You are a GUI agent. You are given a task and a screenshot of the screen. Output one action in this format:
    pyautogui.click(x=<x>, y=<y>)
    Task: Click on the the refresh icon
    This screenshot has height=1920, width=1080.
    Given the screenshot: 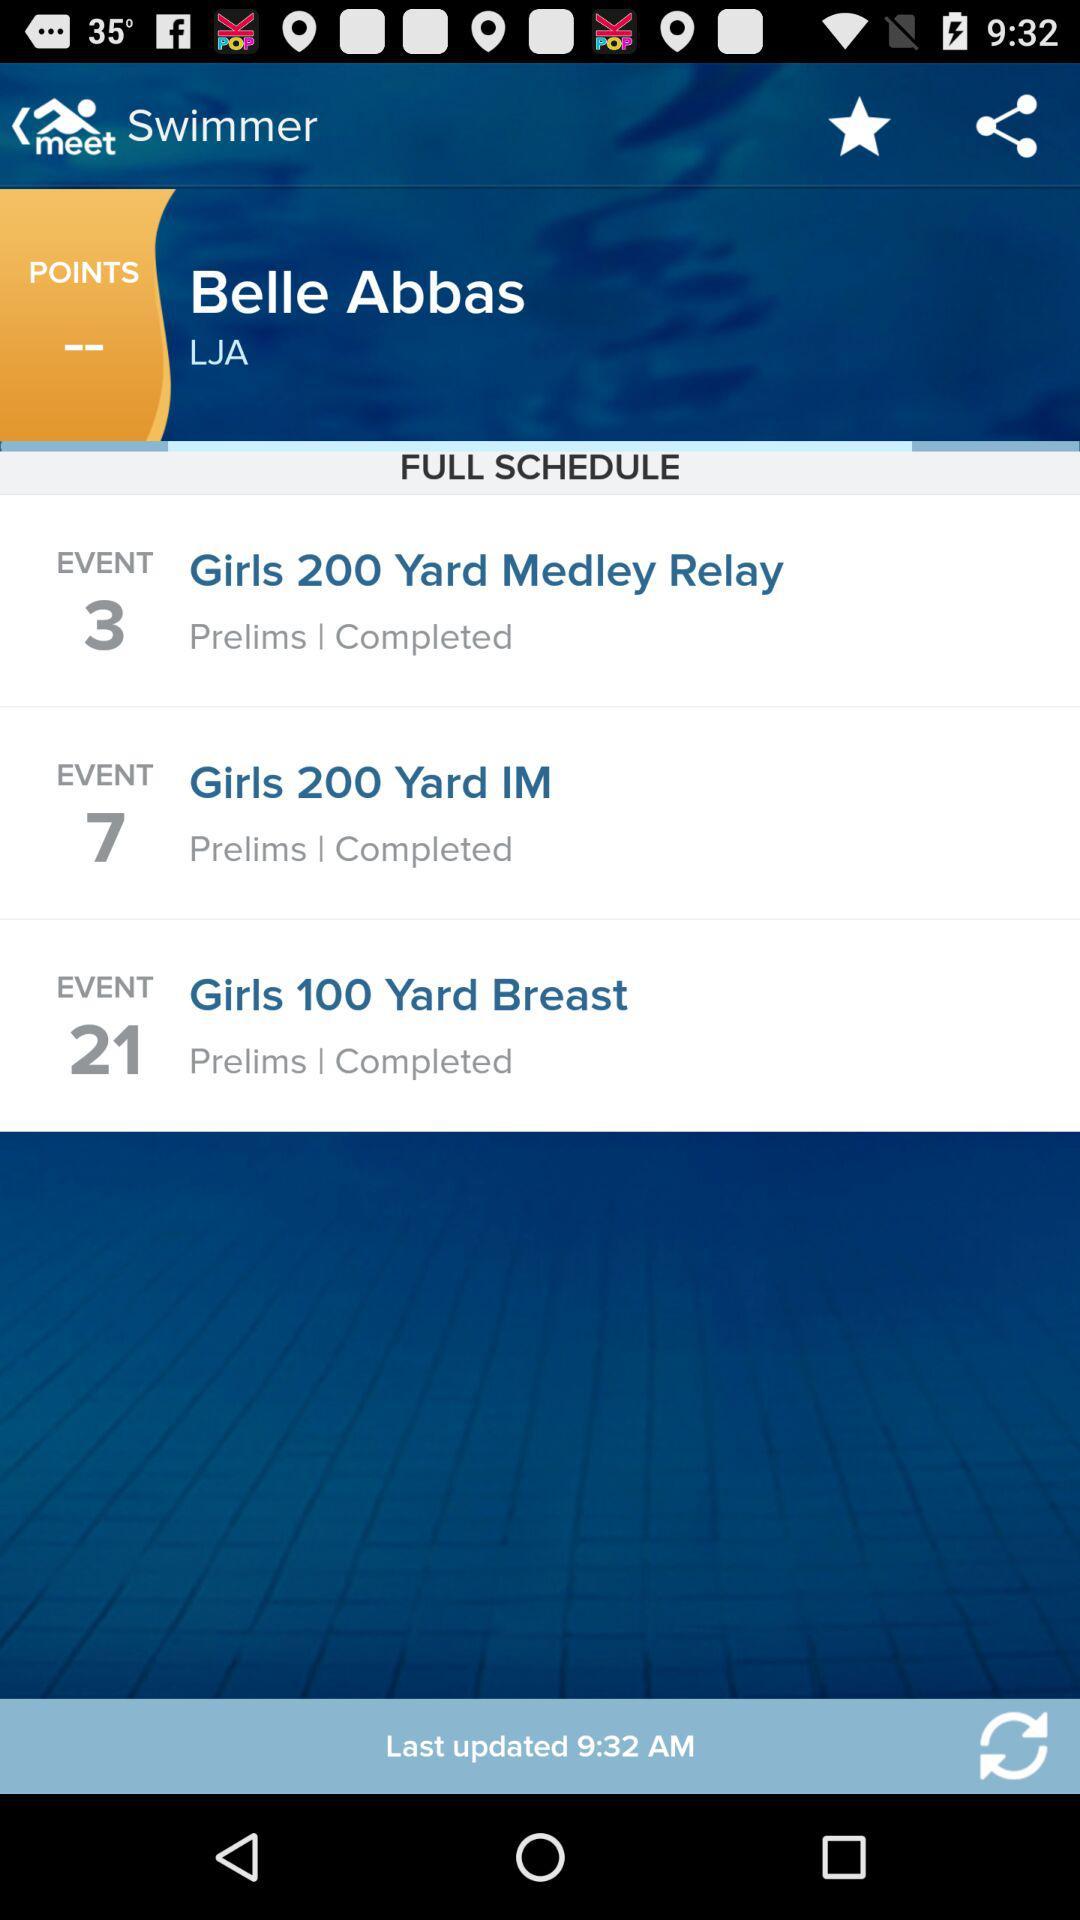 What is the action you would take?
    pyautogui.click(x=1001, y=1868)
    